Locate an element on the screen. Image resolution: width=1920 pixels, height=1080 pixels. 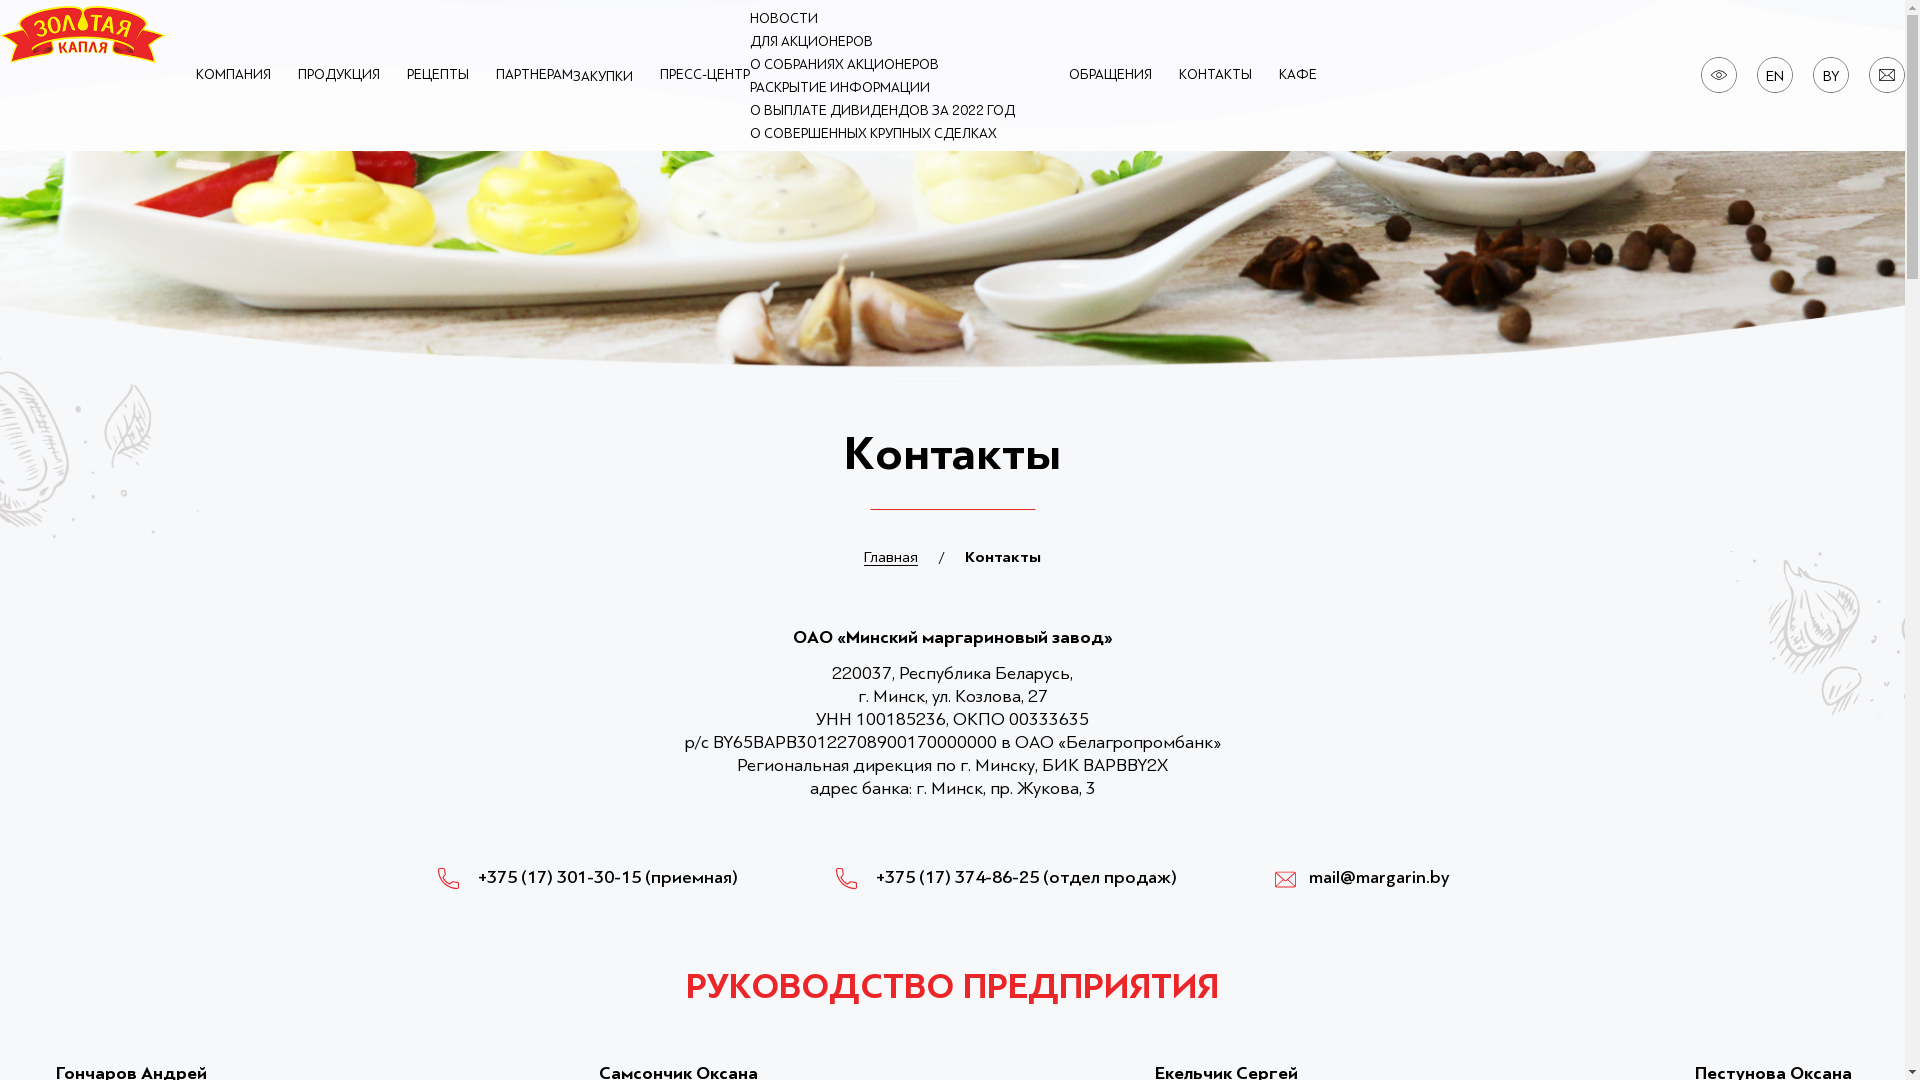
'BY' is located at coordinates (1830, 75).